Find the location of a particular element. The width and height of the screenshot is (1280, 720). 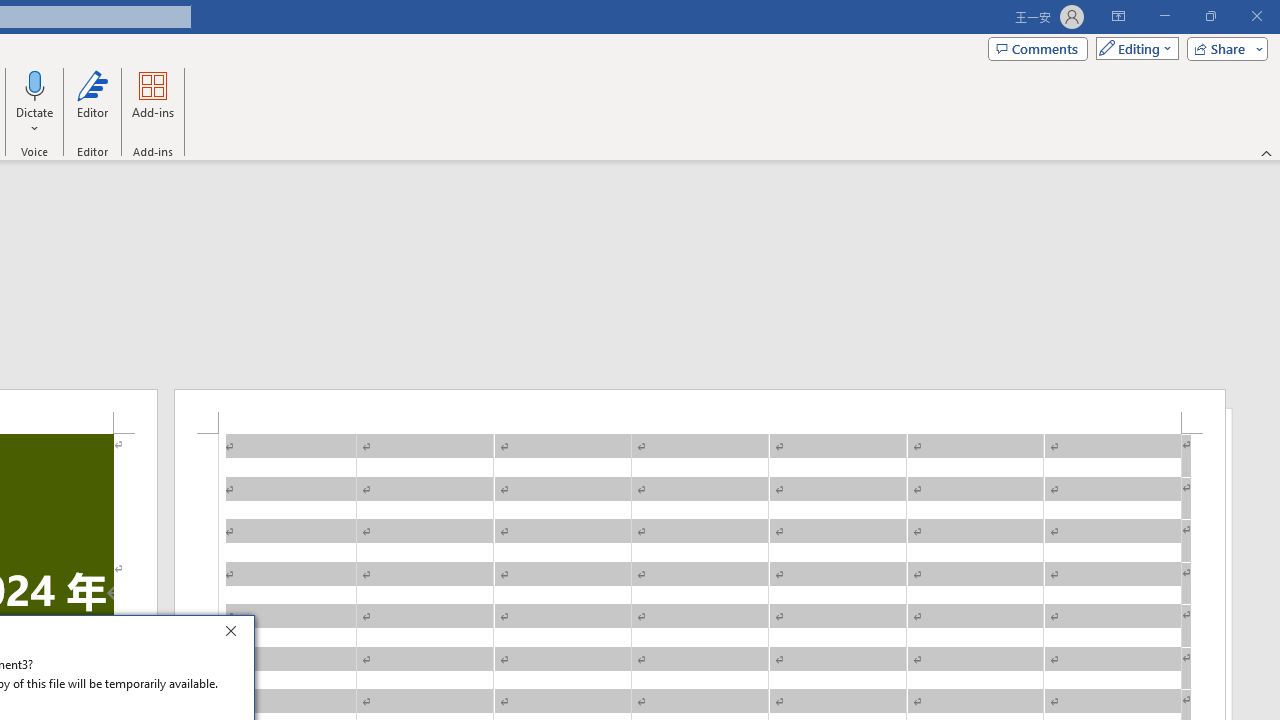

'Share' is located at coordinates (1222, 47).